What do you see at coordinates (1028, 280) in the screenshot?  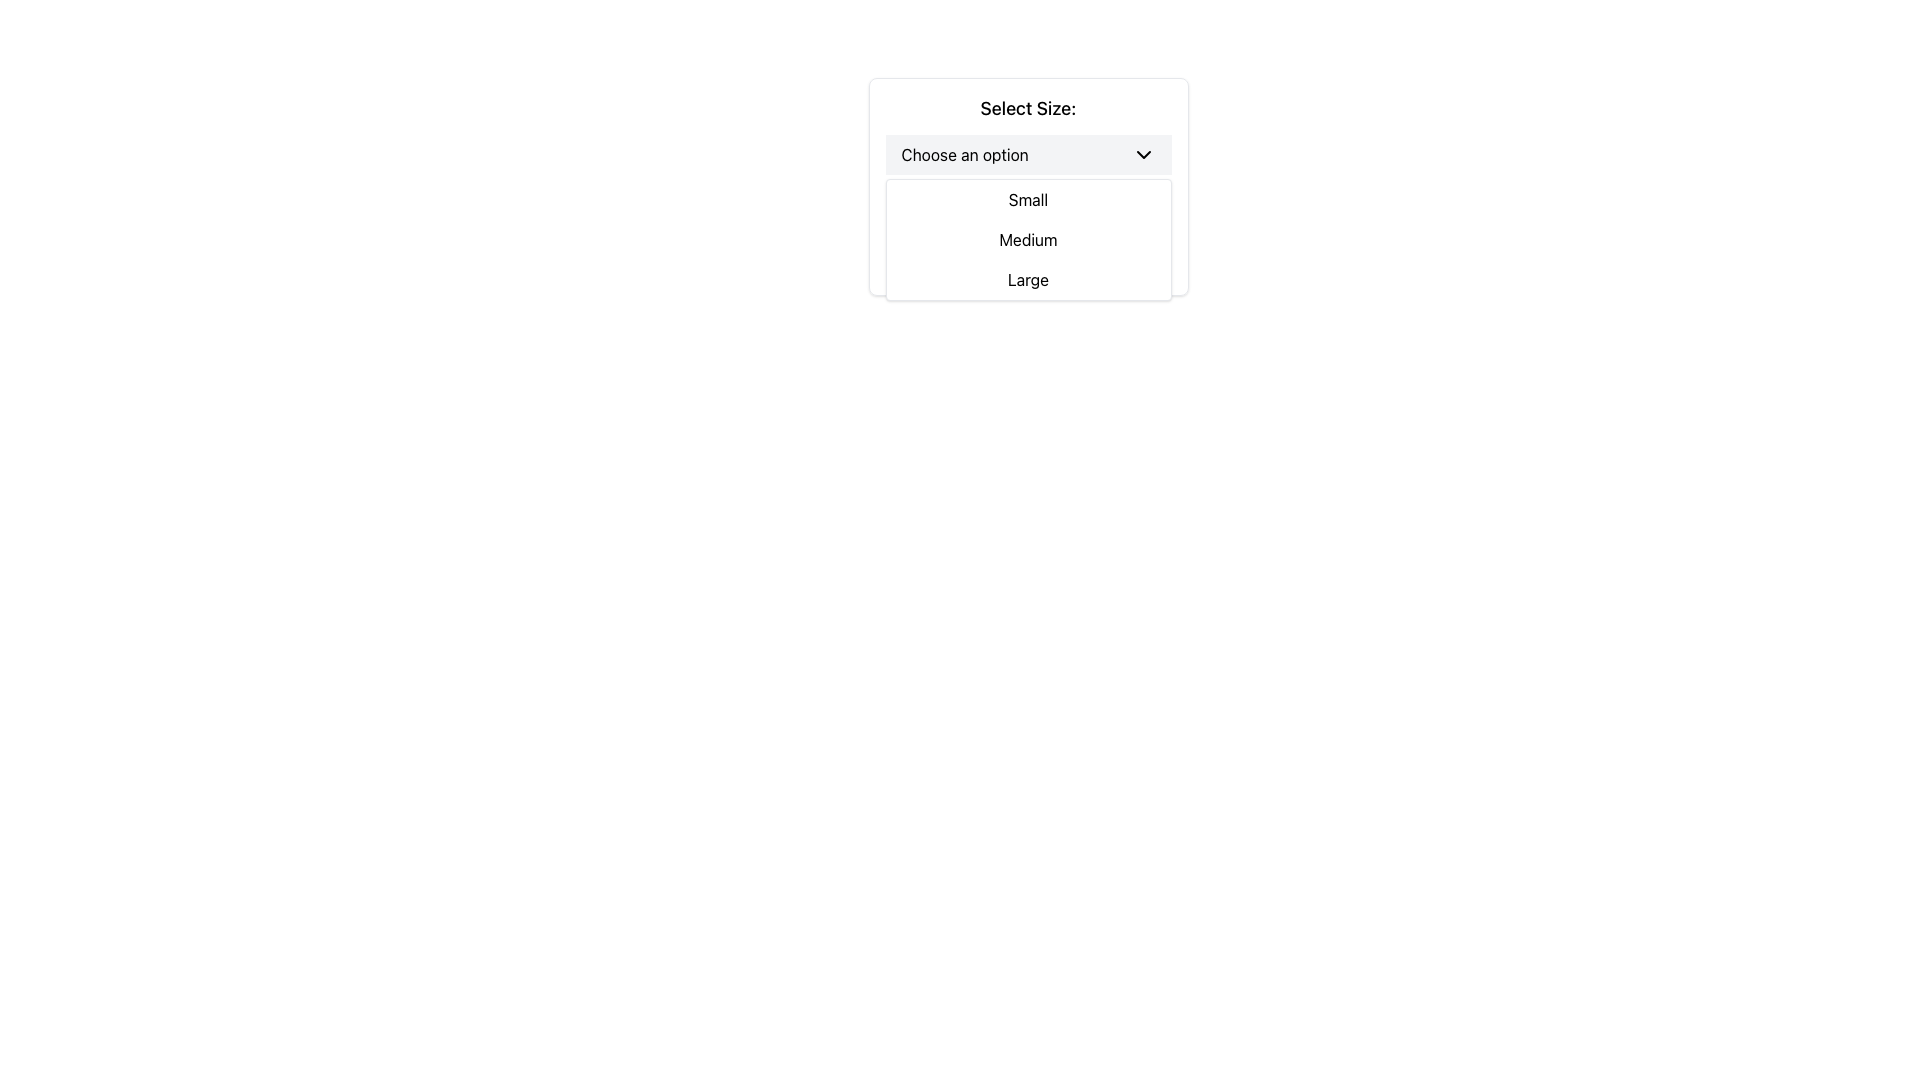 I see `to select the 'Large' option from the dropdown menu, which is the third item in the list` at bounding box center [1028, 280].